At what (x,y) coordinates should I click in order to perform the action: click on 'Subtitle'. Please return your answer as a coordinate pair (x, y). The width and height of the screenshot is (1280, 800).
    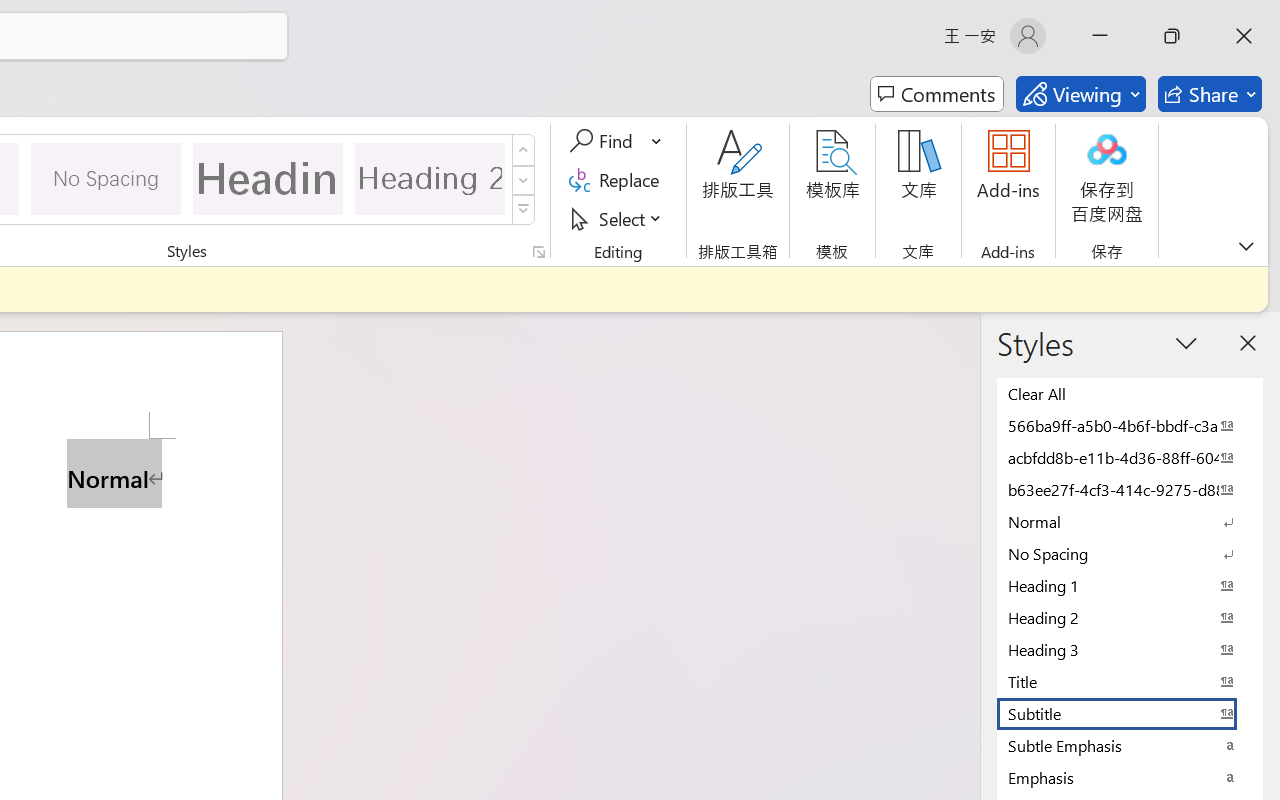
    Looking at the image, I should click on (1130, 712).